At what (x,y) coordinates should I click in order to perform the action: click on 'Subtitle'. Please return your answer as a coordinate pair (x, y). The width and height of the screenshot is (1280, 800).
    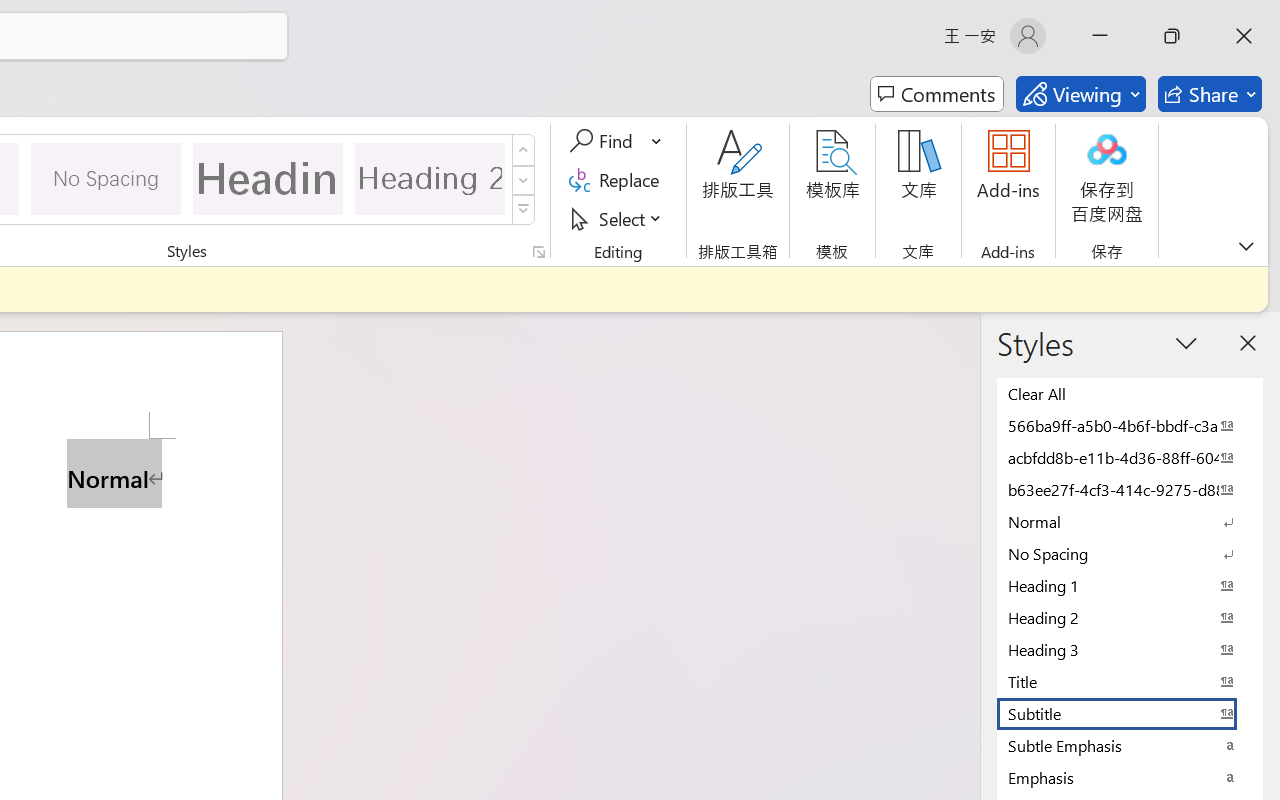
    Looking at the image, I should click on (1130, 712).